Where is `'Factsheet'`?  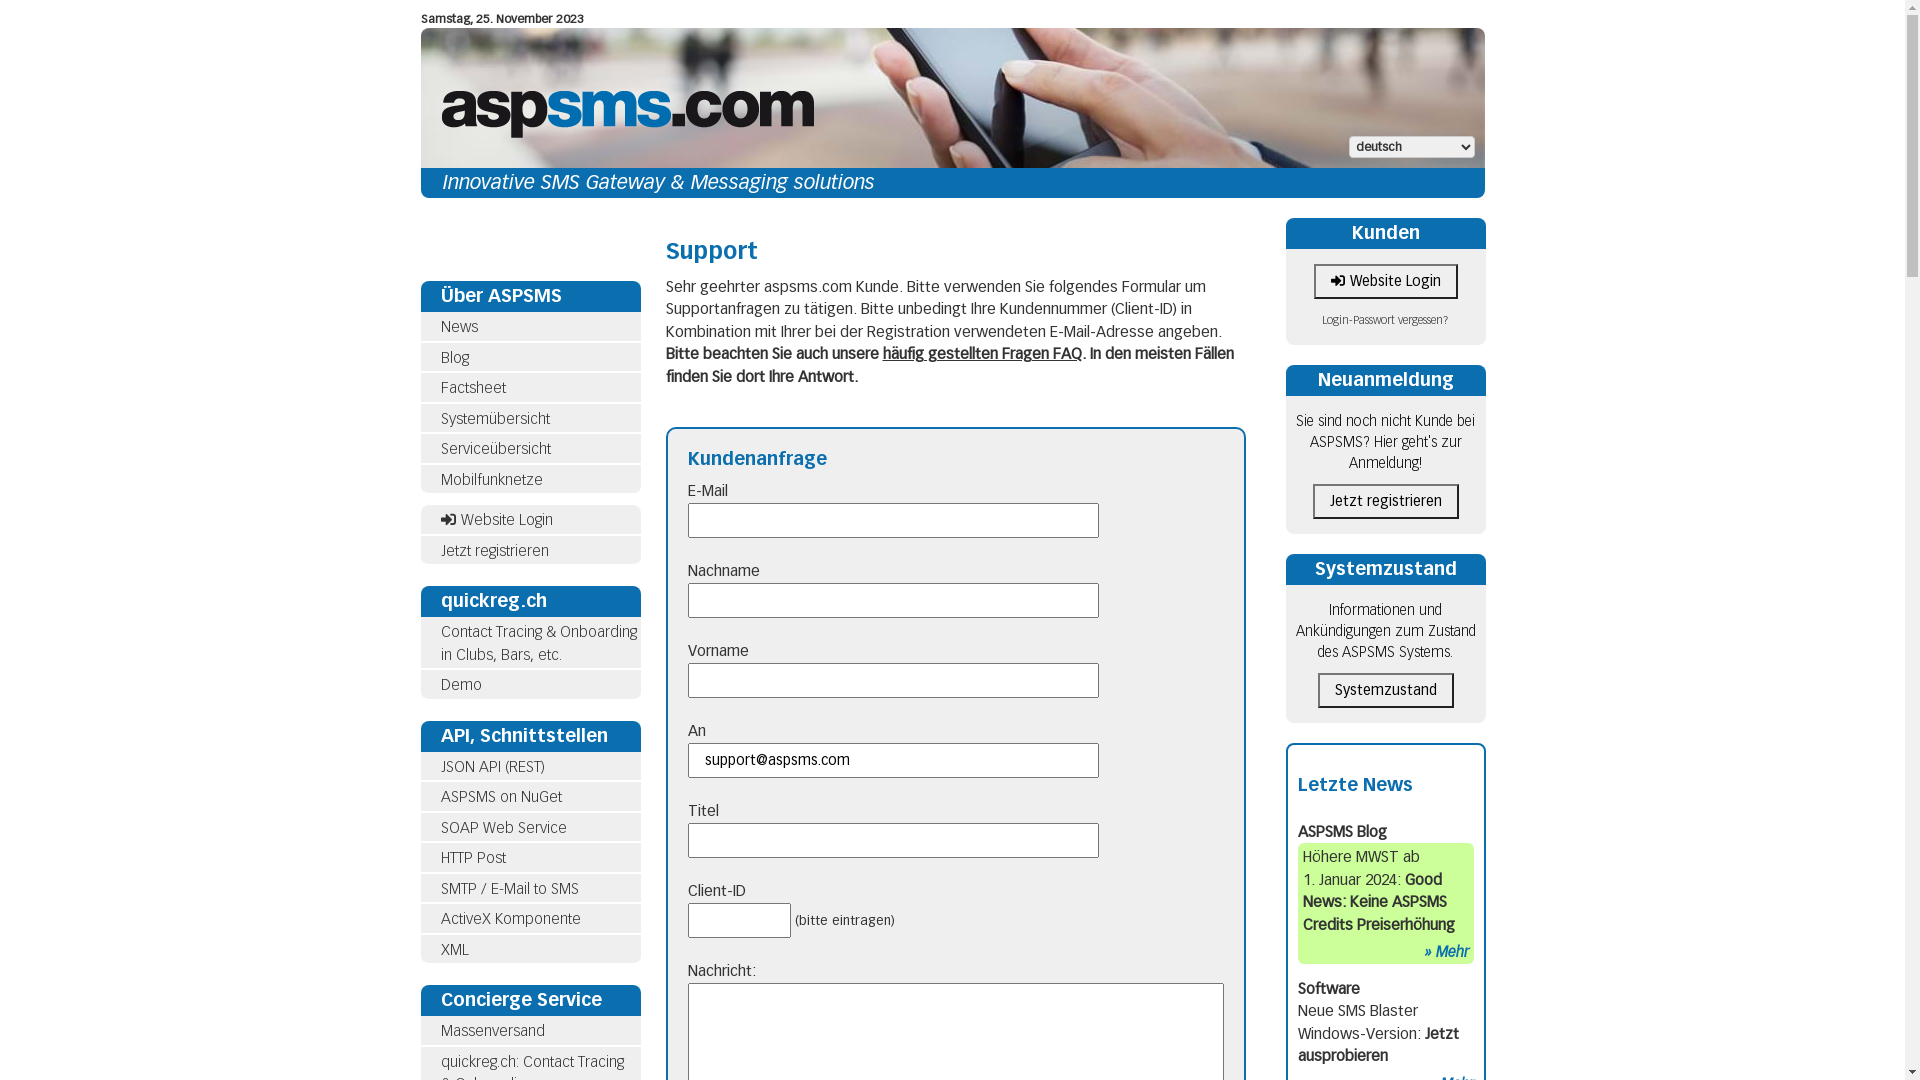 'Factsheet' is located at coordinates (471, 388).